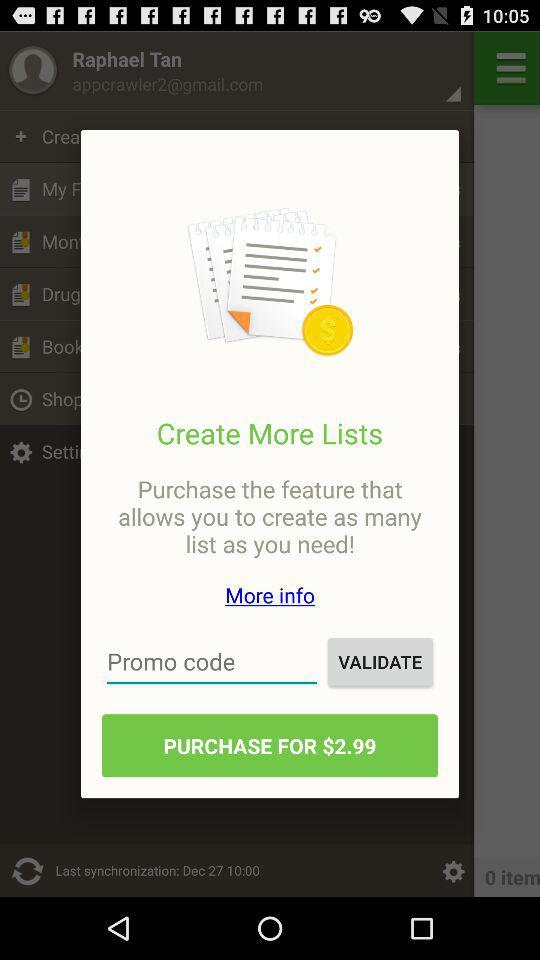 This screenshot has height=960, width=540. Describe the element at coordinates (211, 661) in the screenshot. I see `input code` at that location.